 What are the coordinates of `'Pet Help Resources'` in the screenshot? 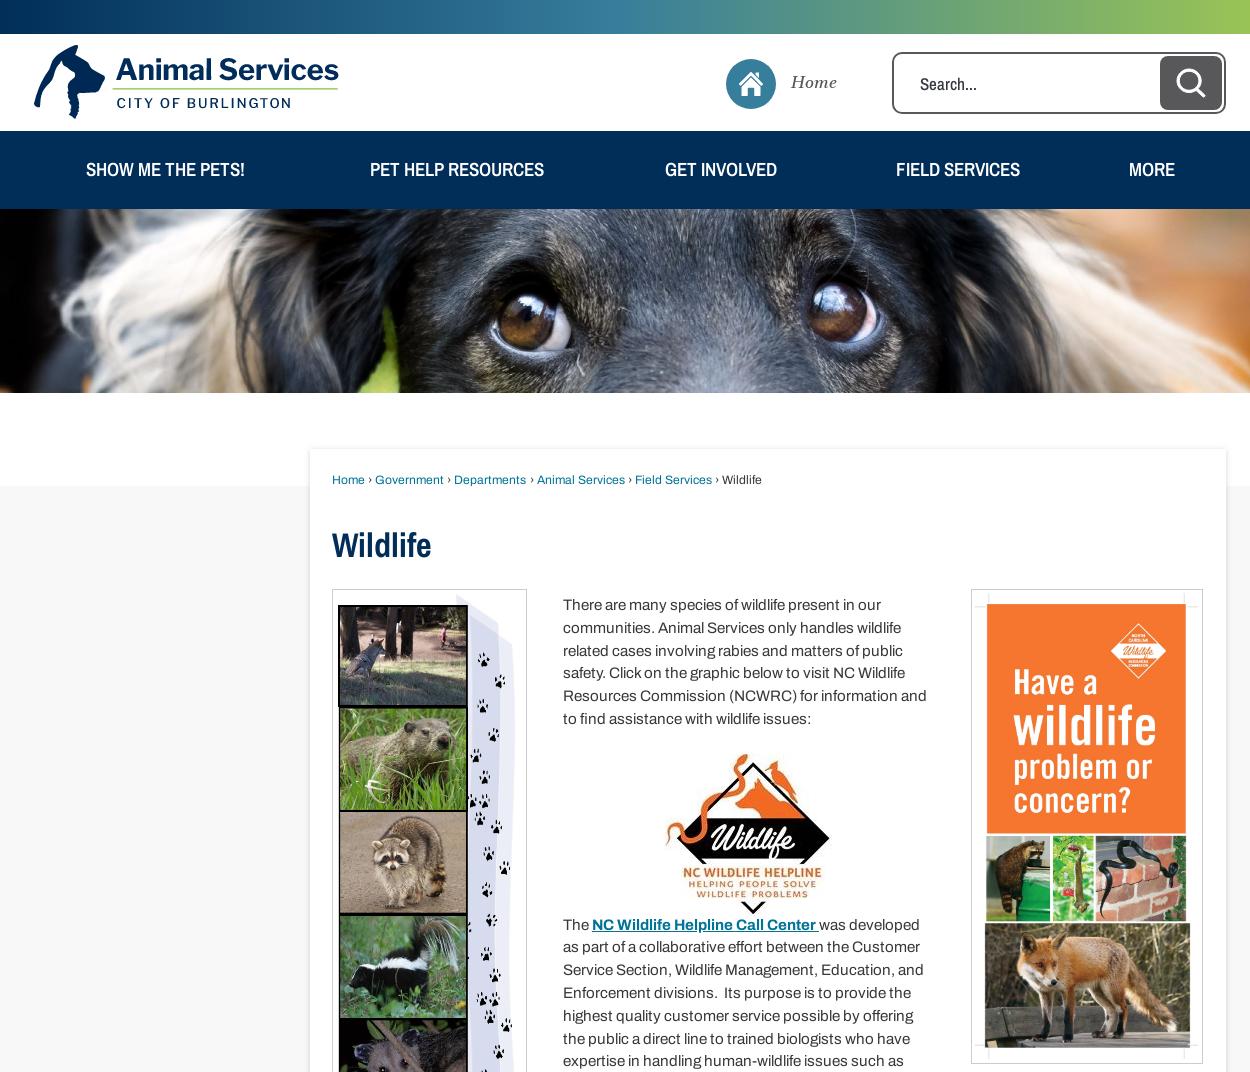 It's located at (455, 167).